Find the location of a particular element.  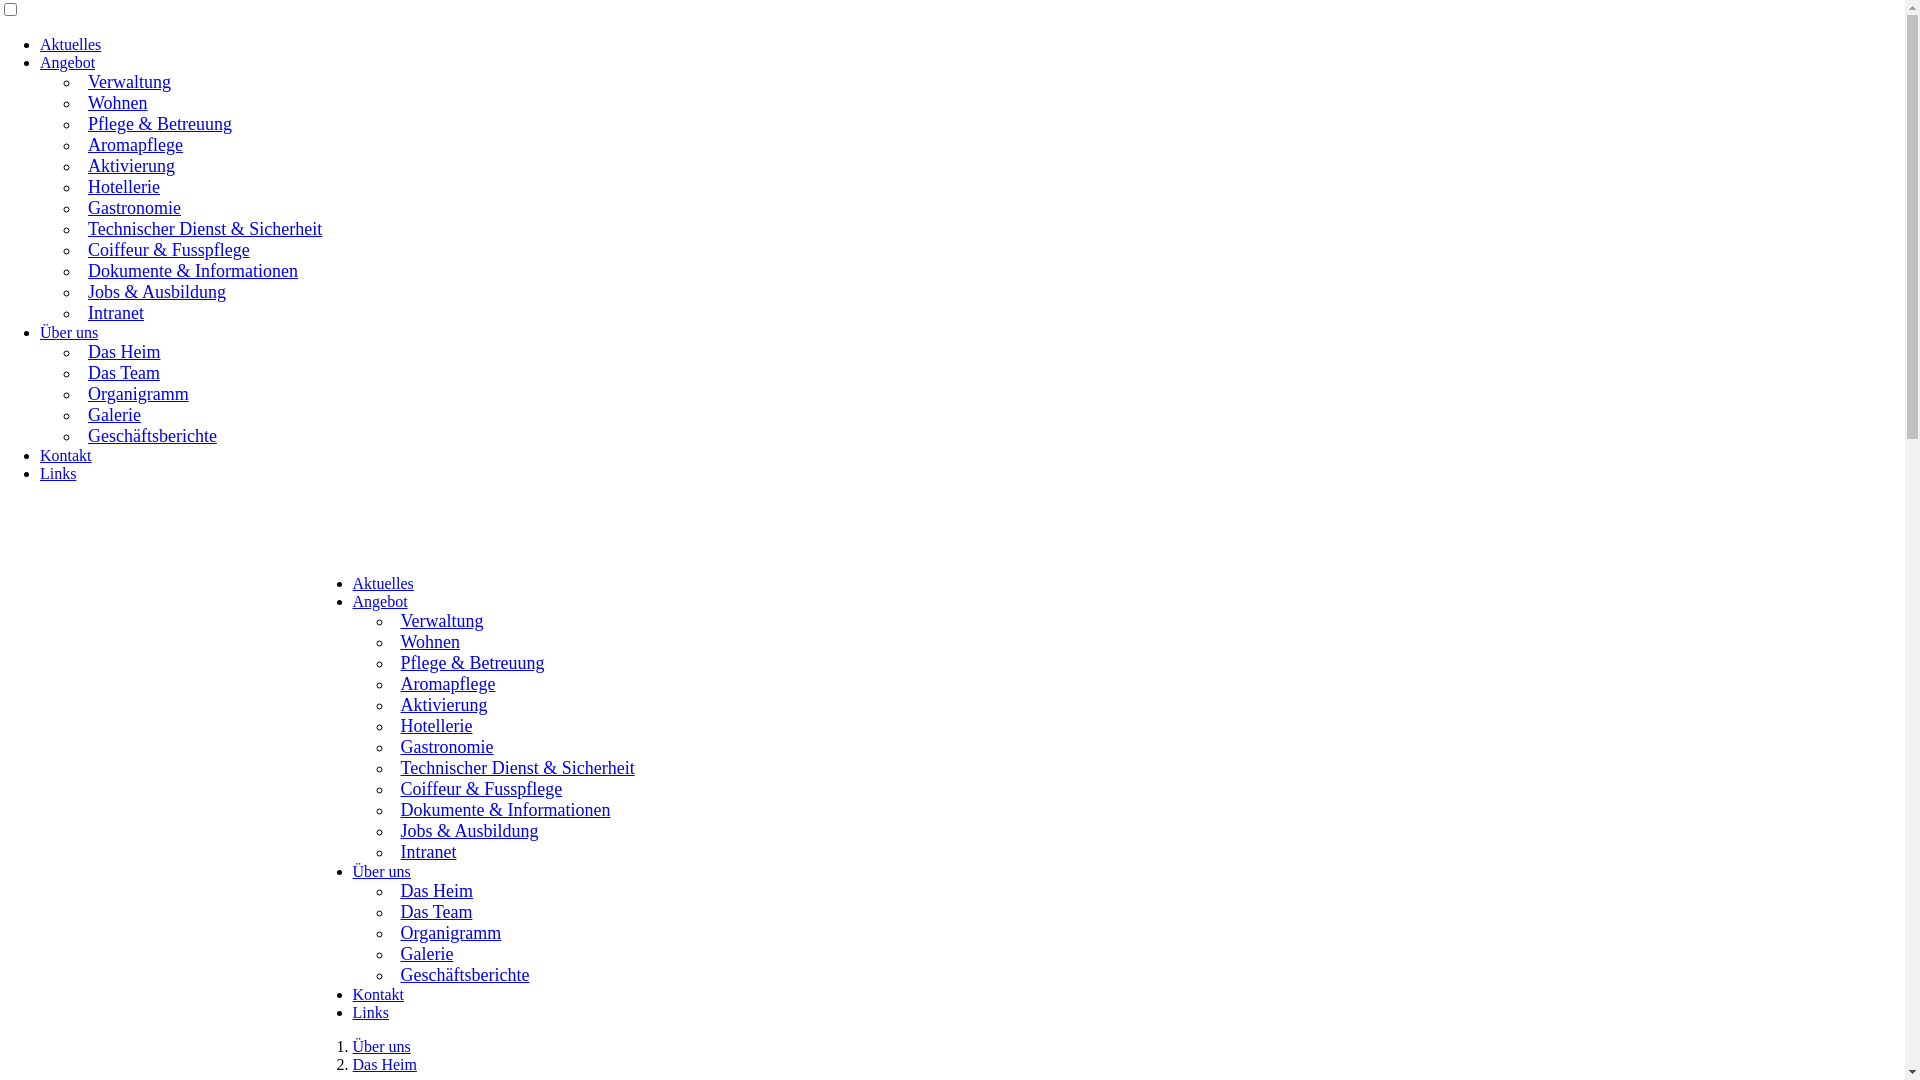

'Links' is located at coordinates (369, 1012).